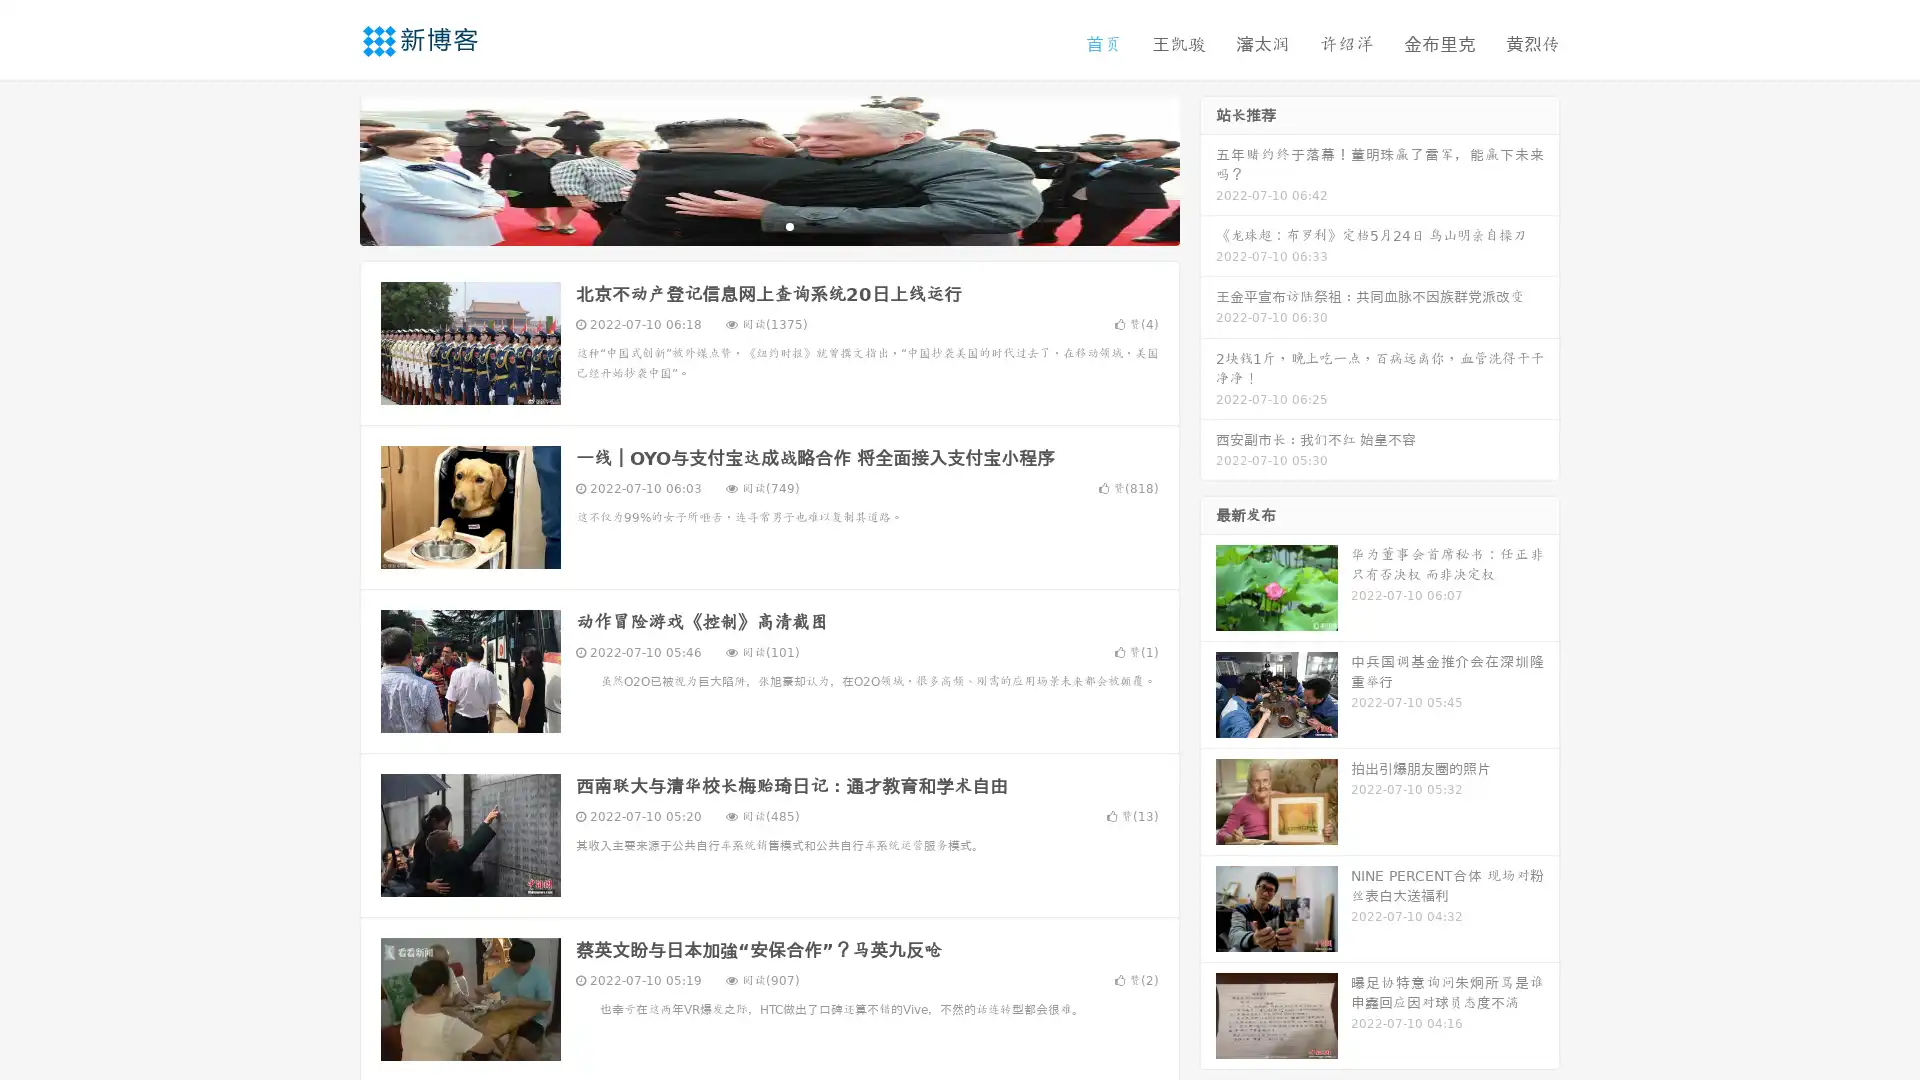  What do you see at coordinates (1208, 168) in the screenshot?
I see `Next slide` at bounding box center [1208, 168].